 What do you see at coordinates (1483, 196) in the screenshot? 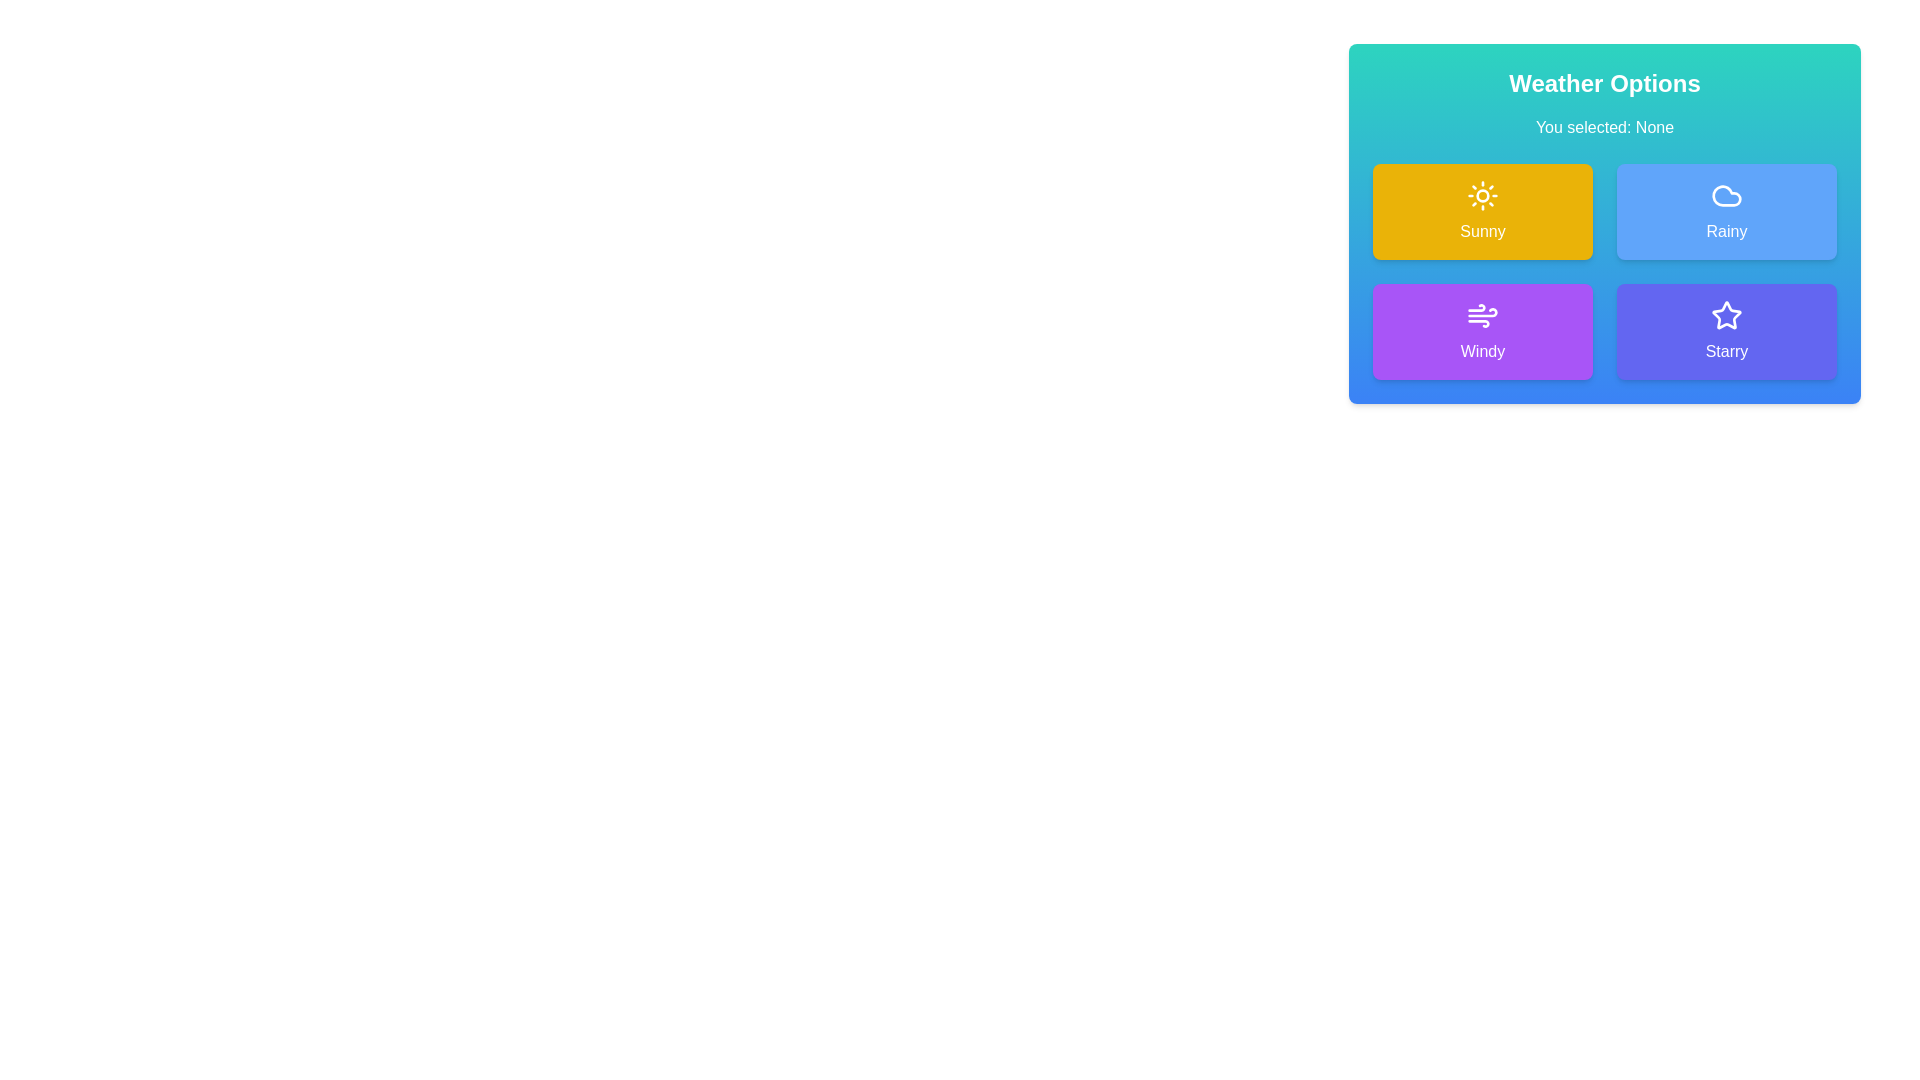
I see `the 'Sunny' weather icon, which is centered on the yellow button in the top-left quadrant of the weather options grid` at bounding box center [1483, 196].